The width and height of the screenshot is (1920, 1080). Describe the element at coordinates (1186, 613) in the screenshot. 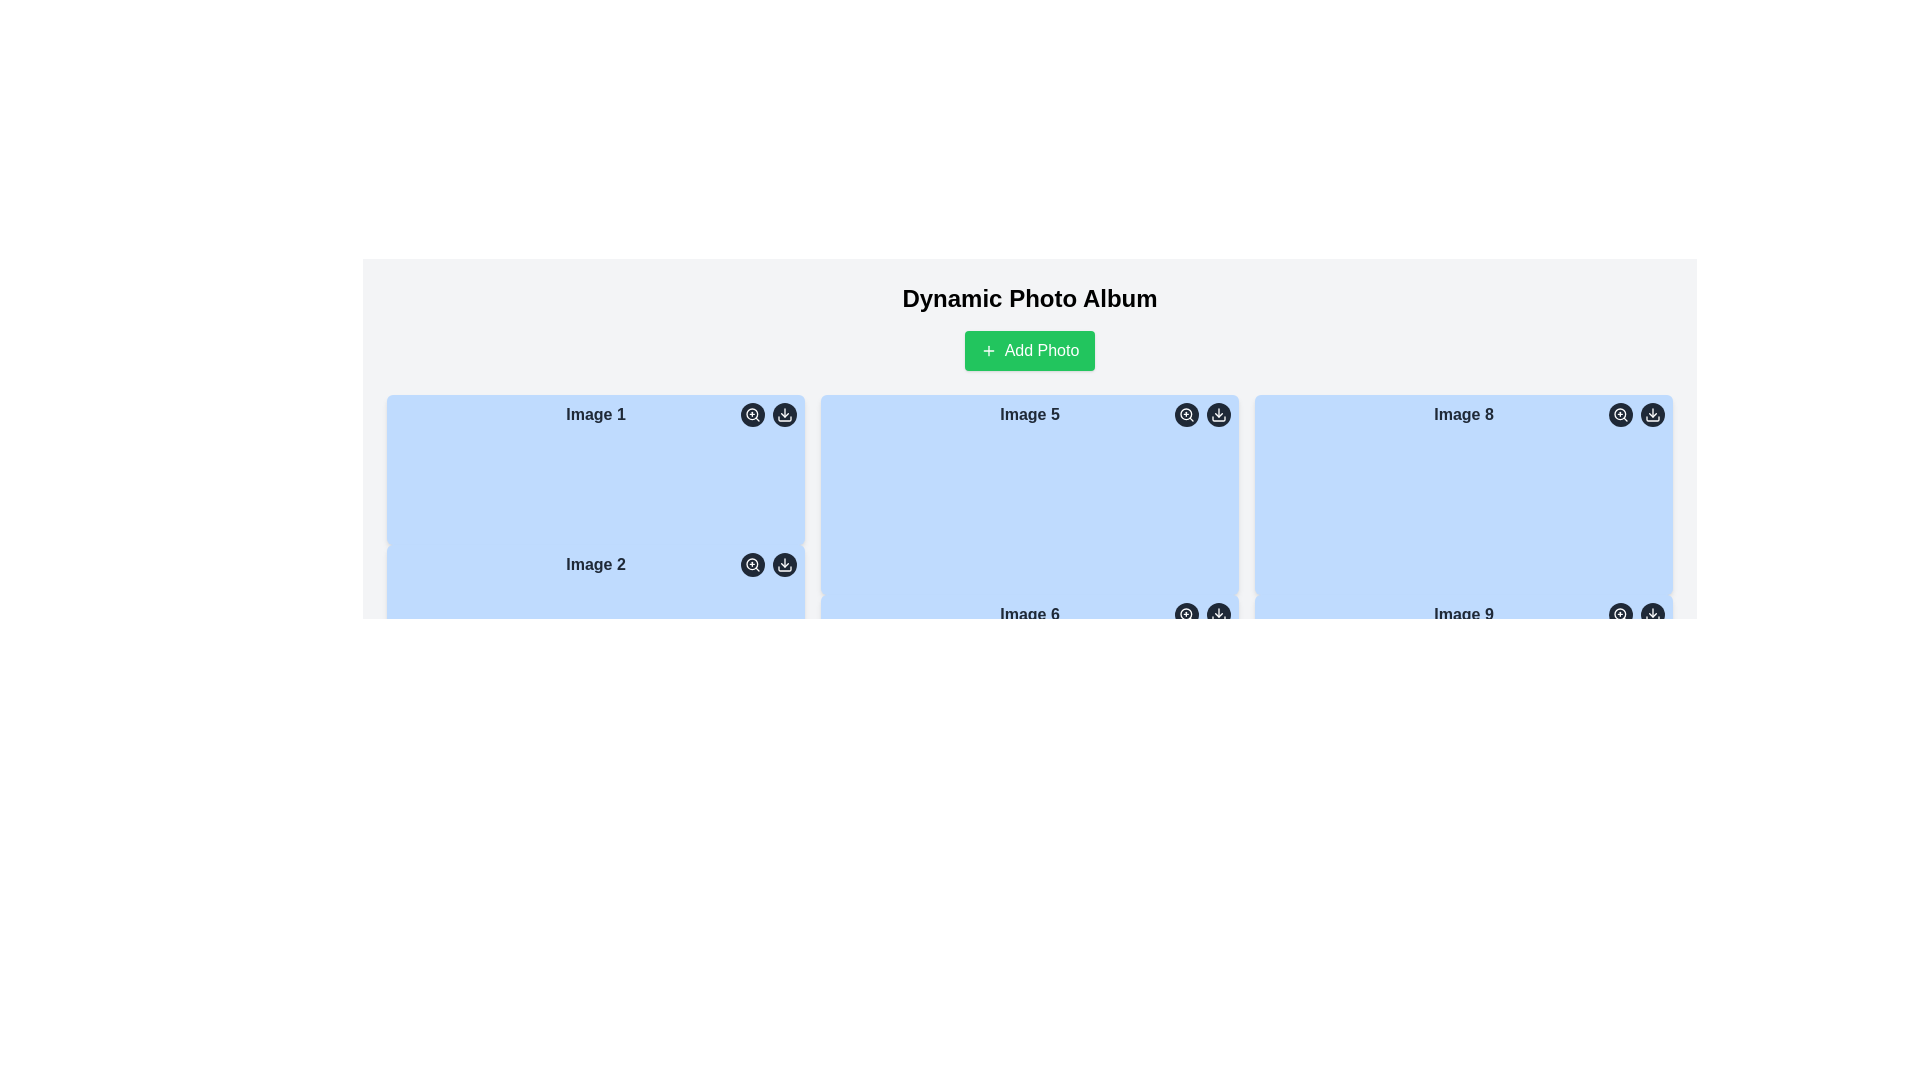

I see `the magnifying glass icon within the circular button located in the bottom-right corner of the 'Image 6' card to zoom in on the associated image` at that location.